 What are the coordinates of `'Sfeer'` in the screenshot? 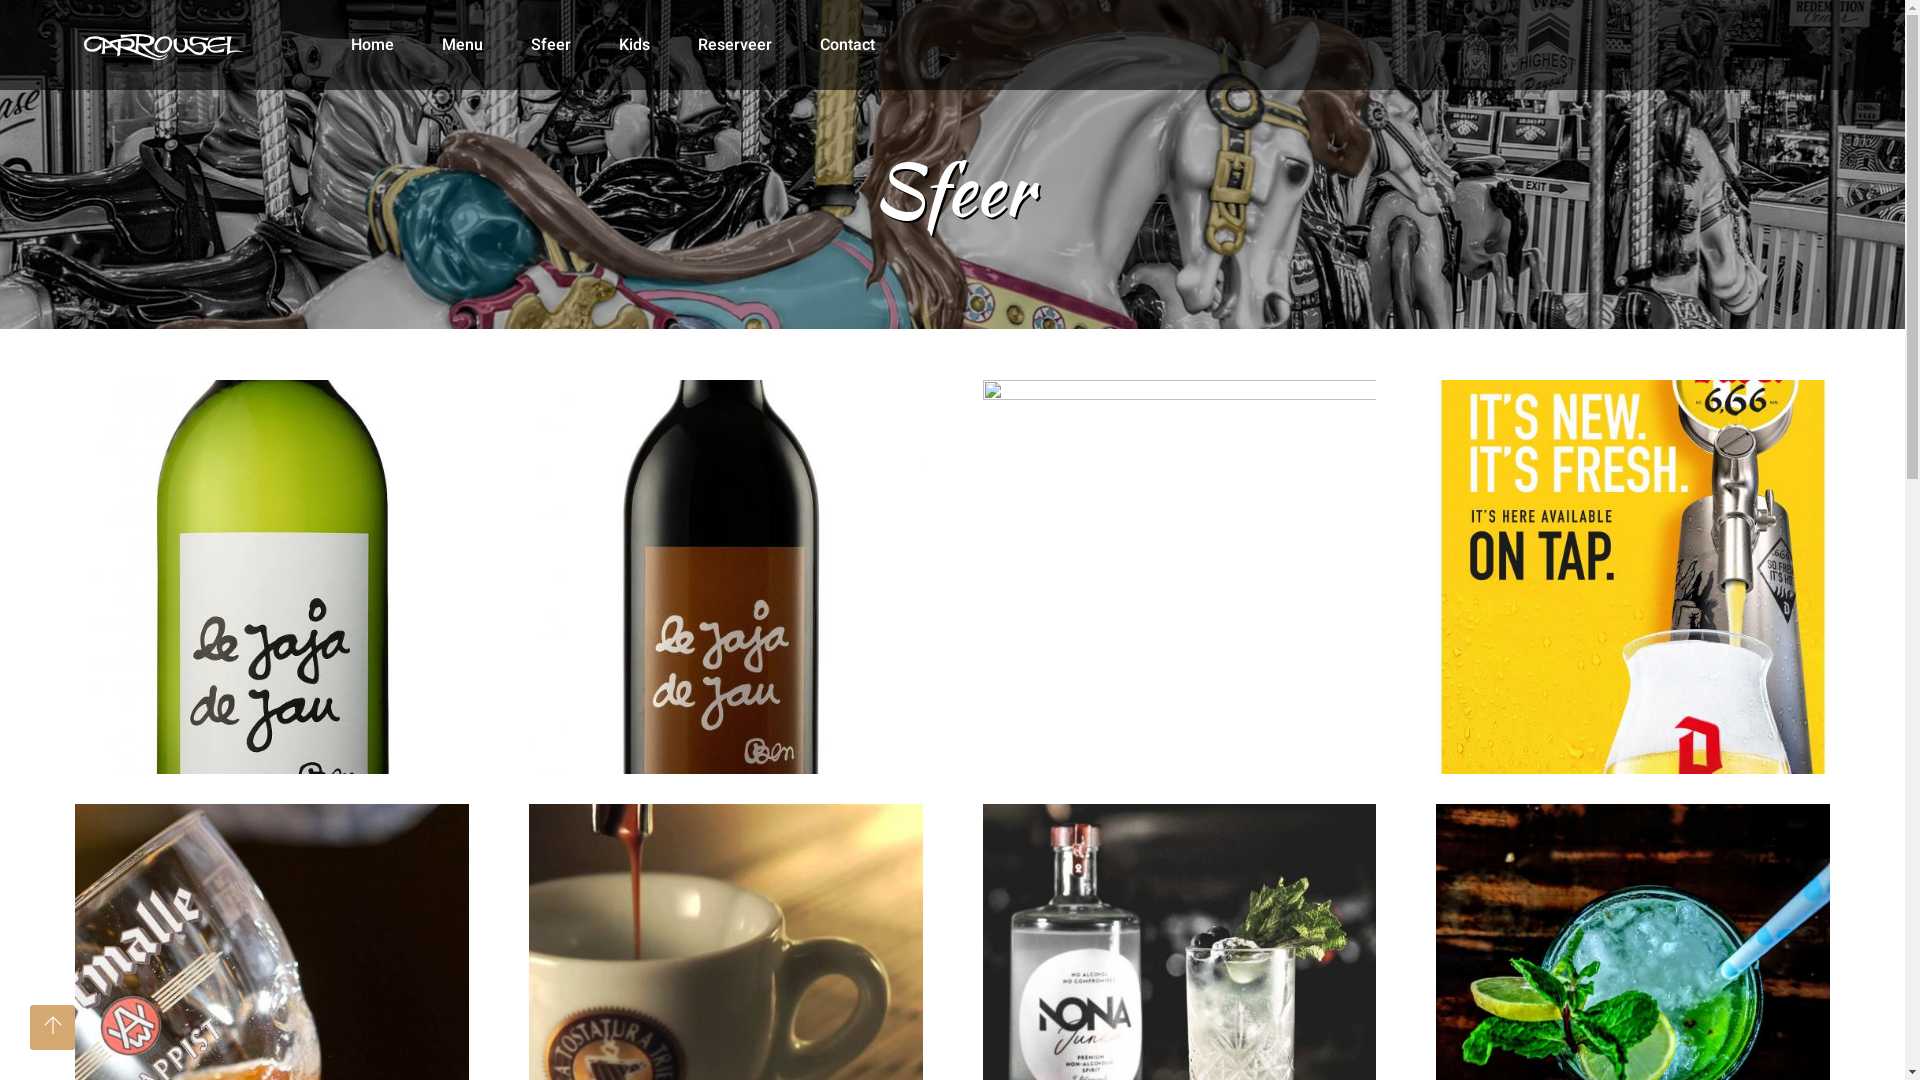 It's located at (551, 45).